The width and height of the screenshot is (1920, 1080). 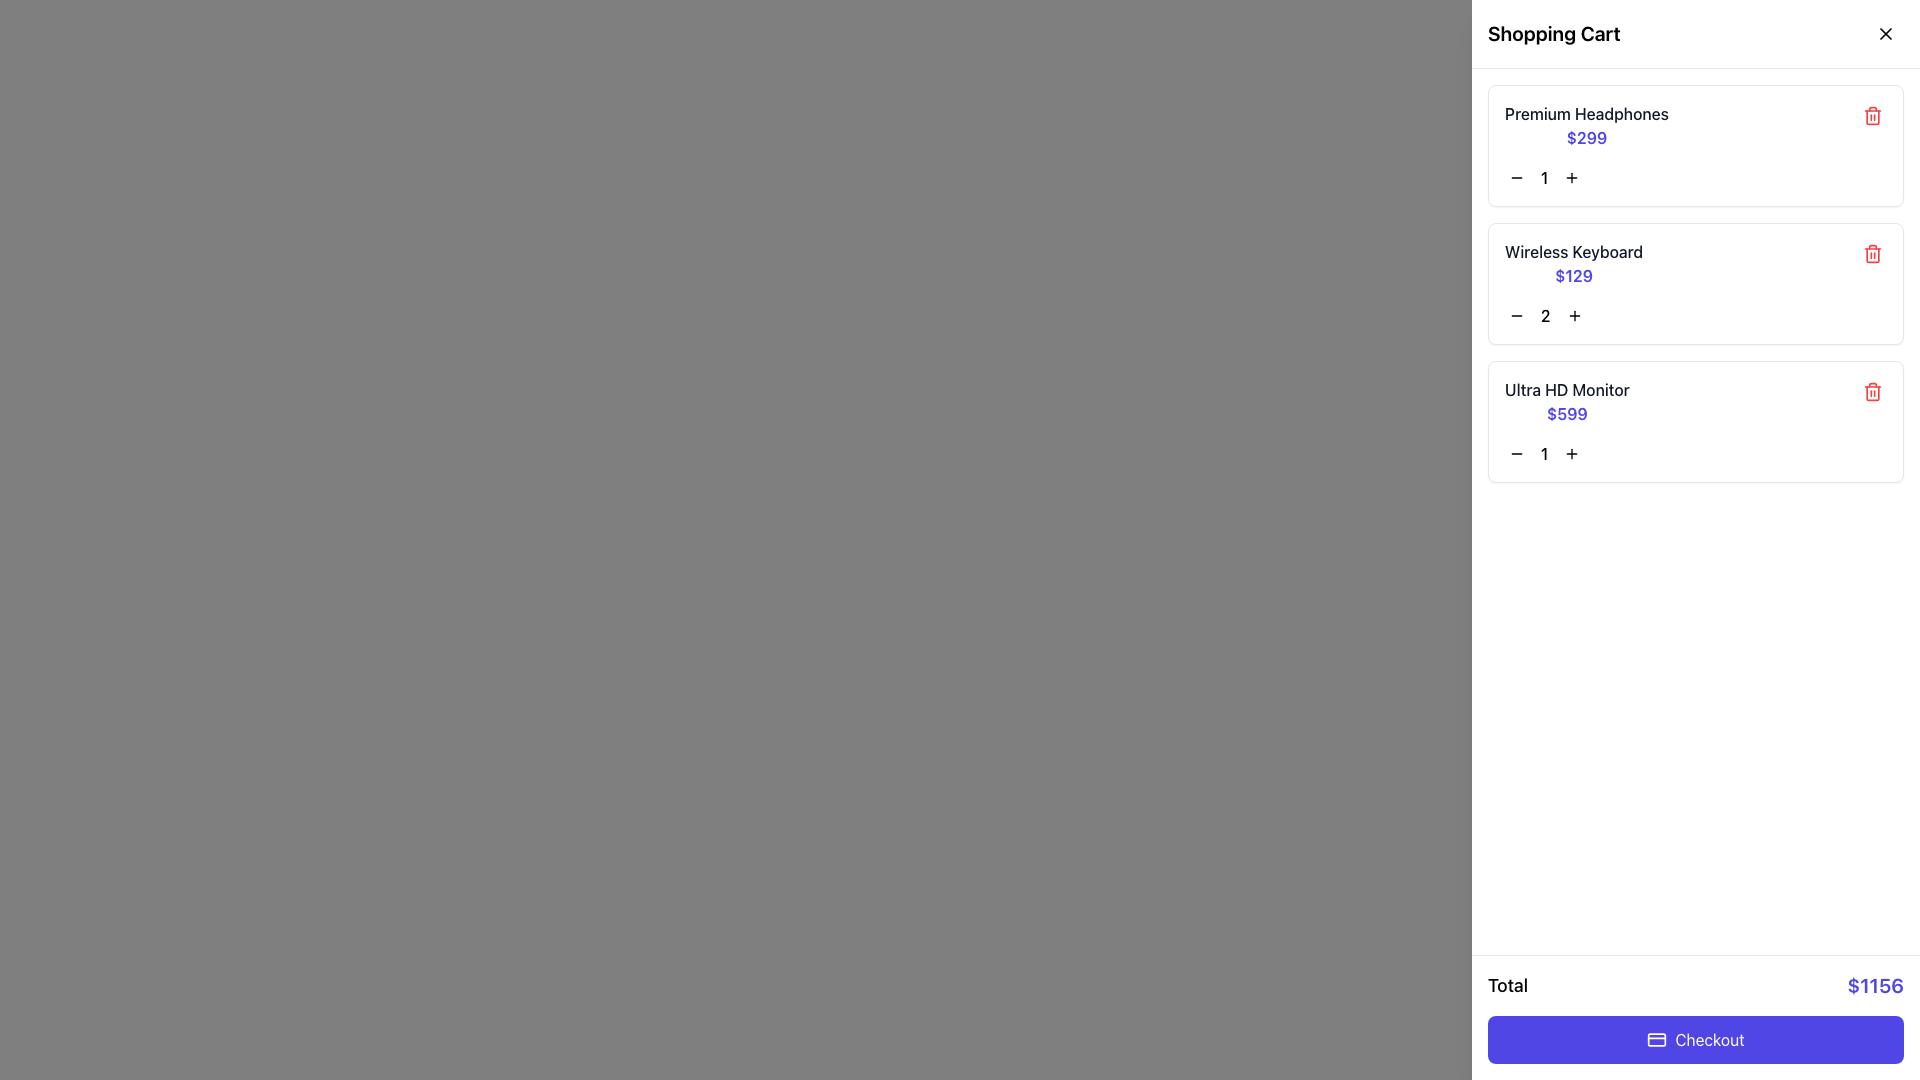 What do you see at coordinates (1543, 454) in the screenshot?
I see `the numerical text element displaying '1' in the shopping cart, located between the minus ('−') and plus ('+') buttons for the 'Ultra HD Monitor' item` at bounding box center [1543, 454].